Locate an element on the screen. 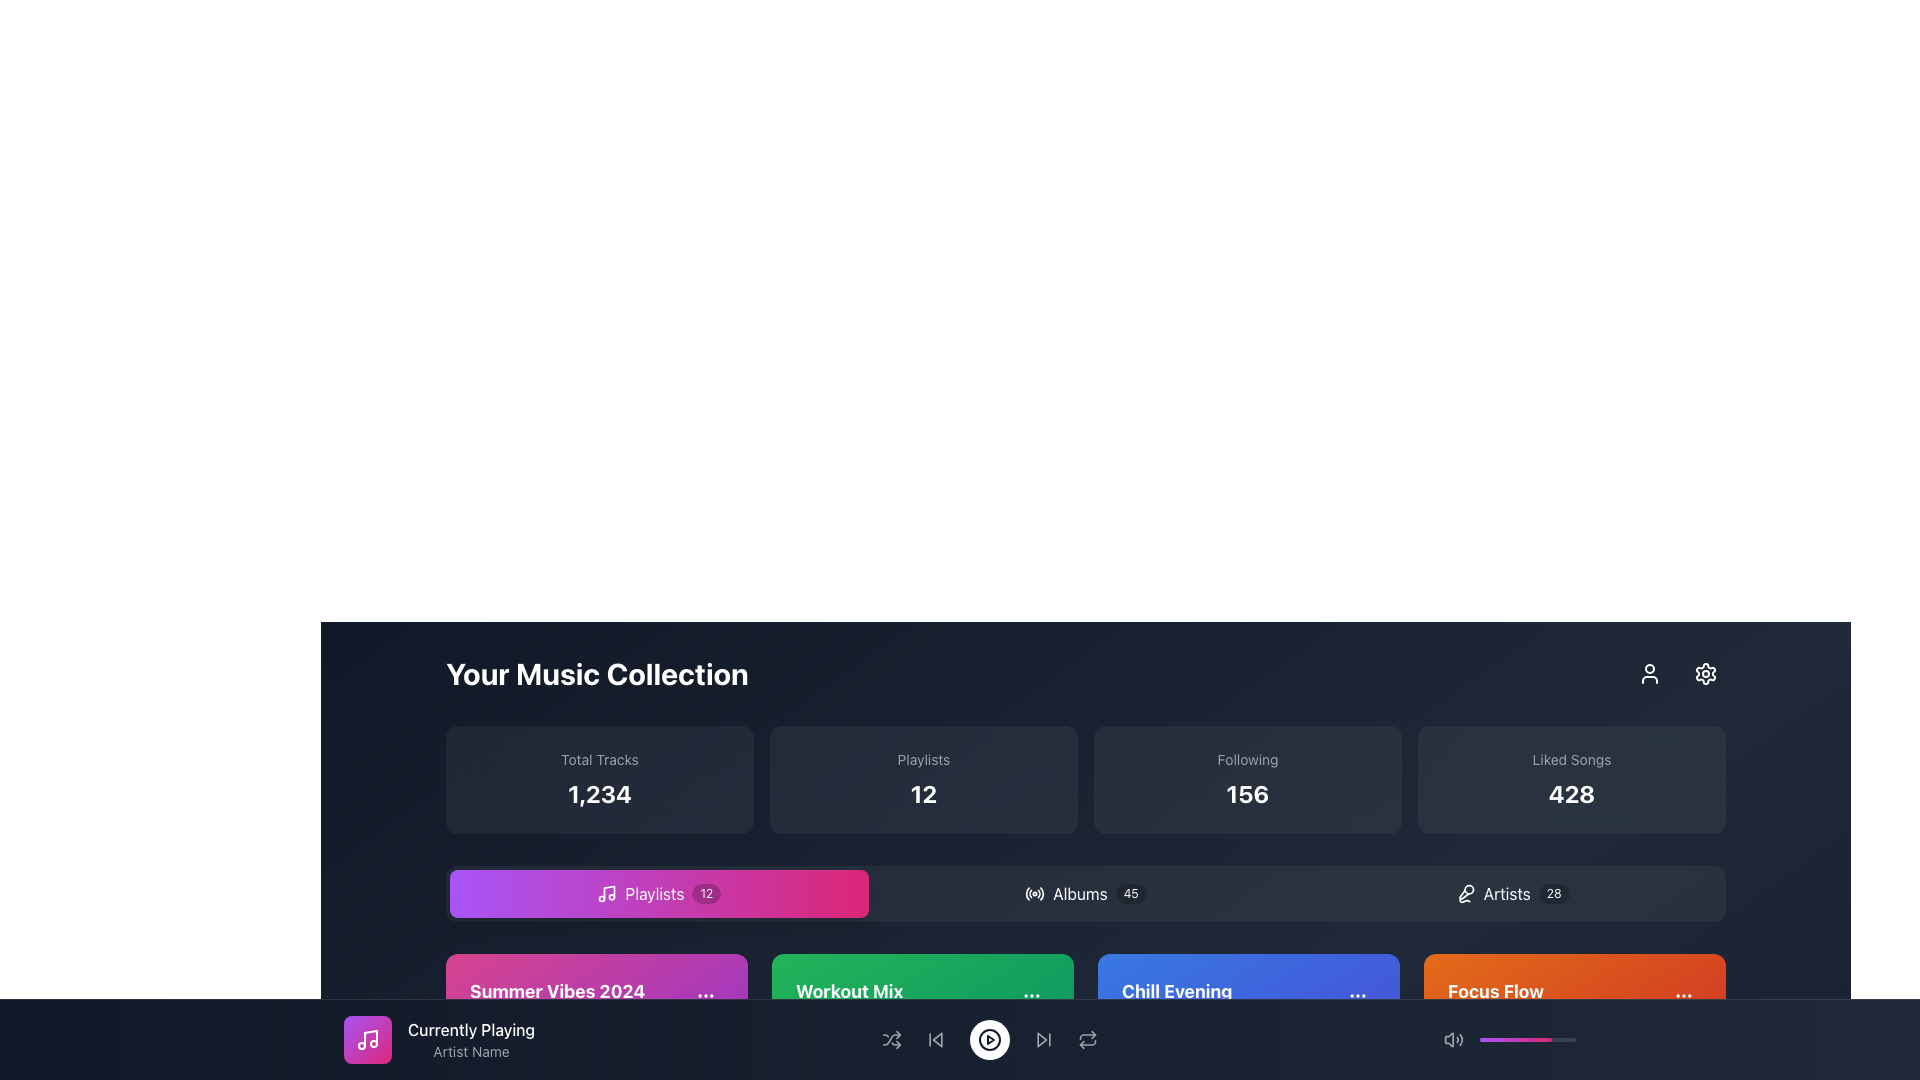  the Card displaying the total number of tracks, which is located in the first column of a 4-column layout, to the immediate left of the 'Playlists' card is located at coordinates (599, 778).